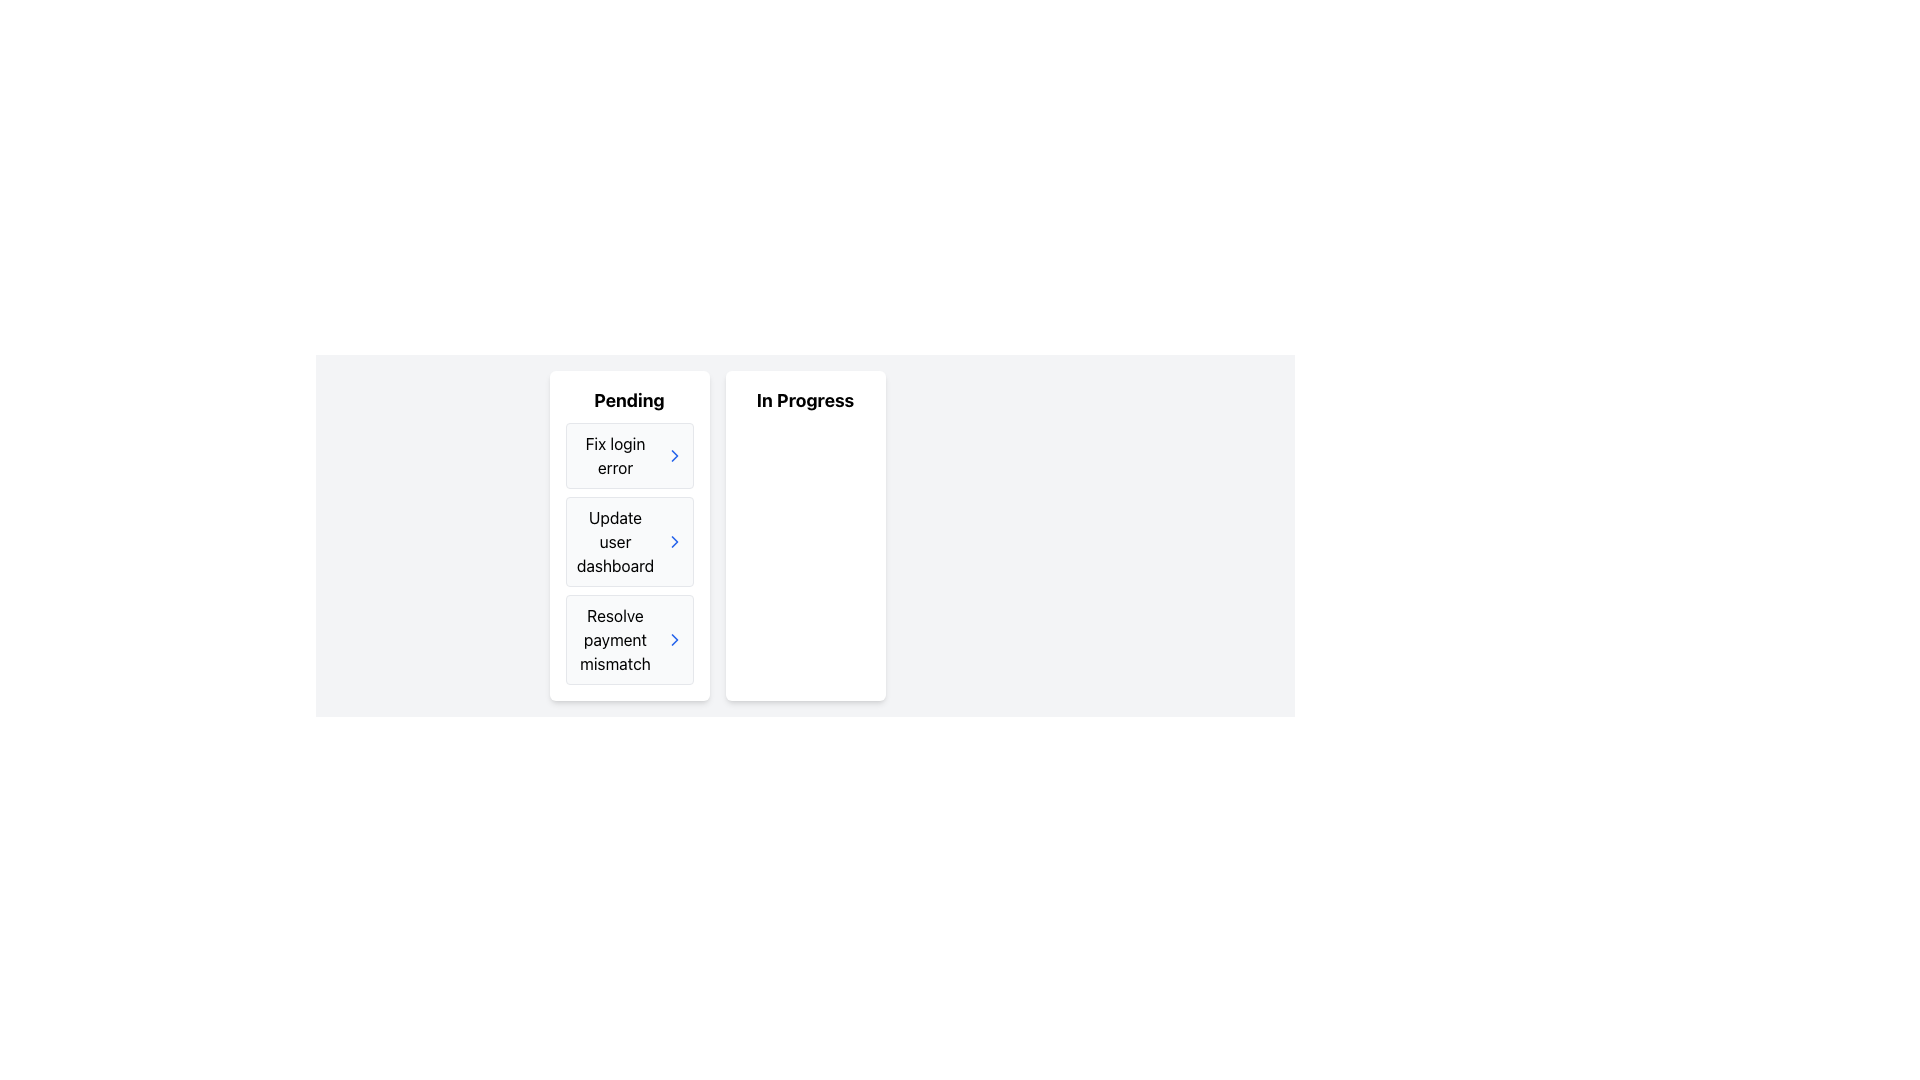 This screenshot has width=1920, height=1080. Describe the element at coordinates (674, 542) in the screenshot. I see `the icon button located at the far-right side of the 'Update user dashboard' item in the 'Pending' section` at that location.